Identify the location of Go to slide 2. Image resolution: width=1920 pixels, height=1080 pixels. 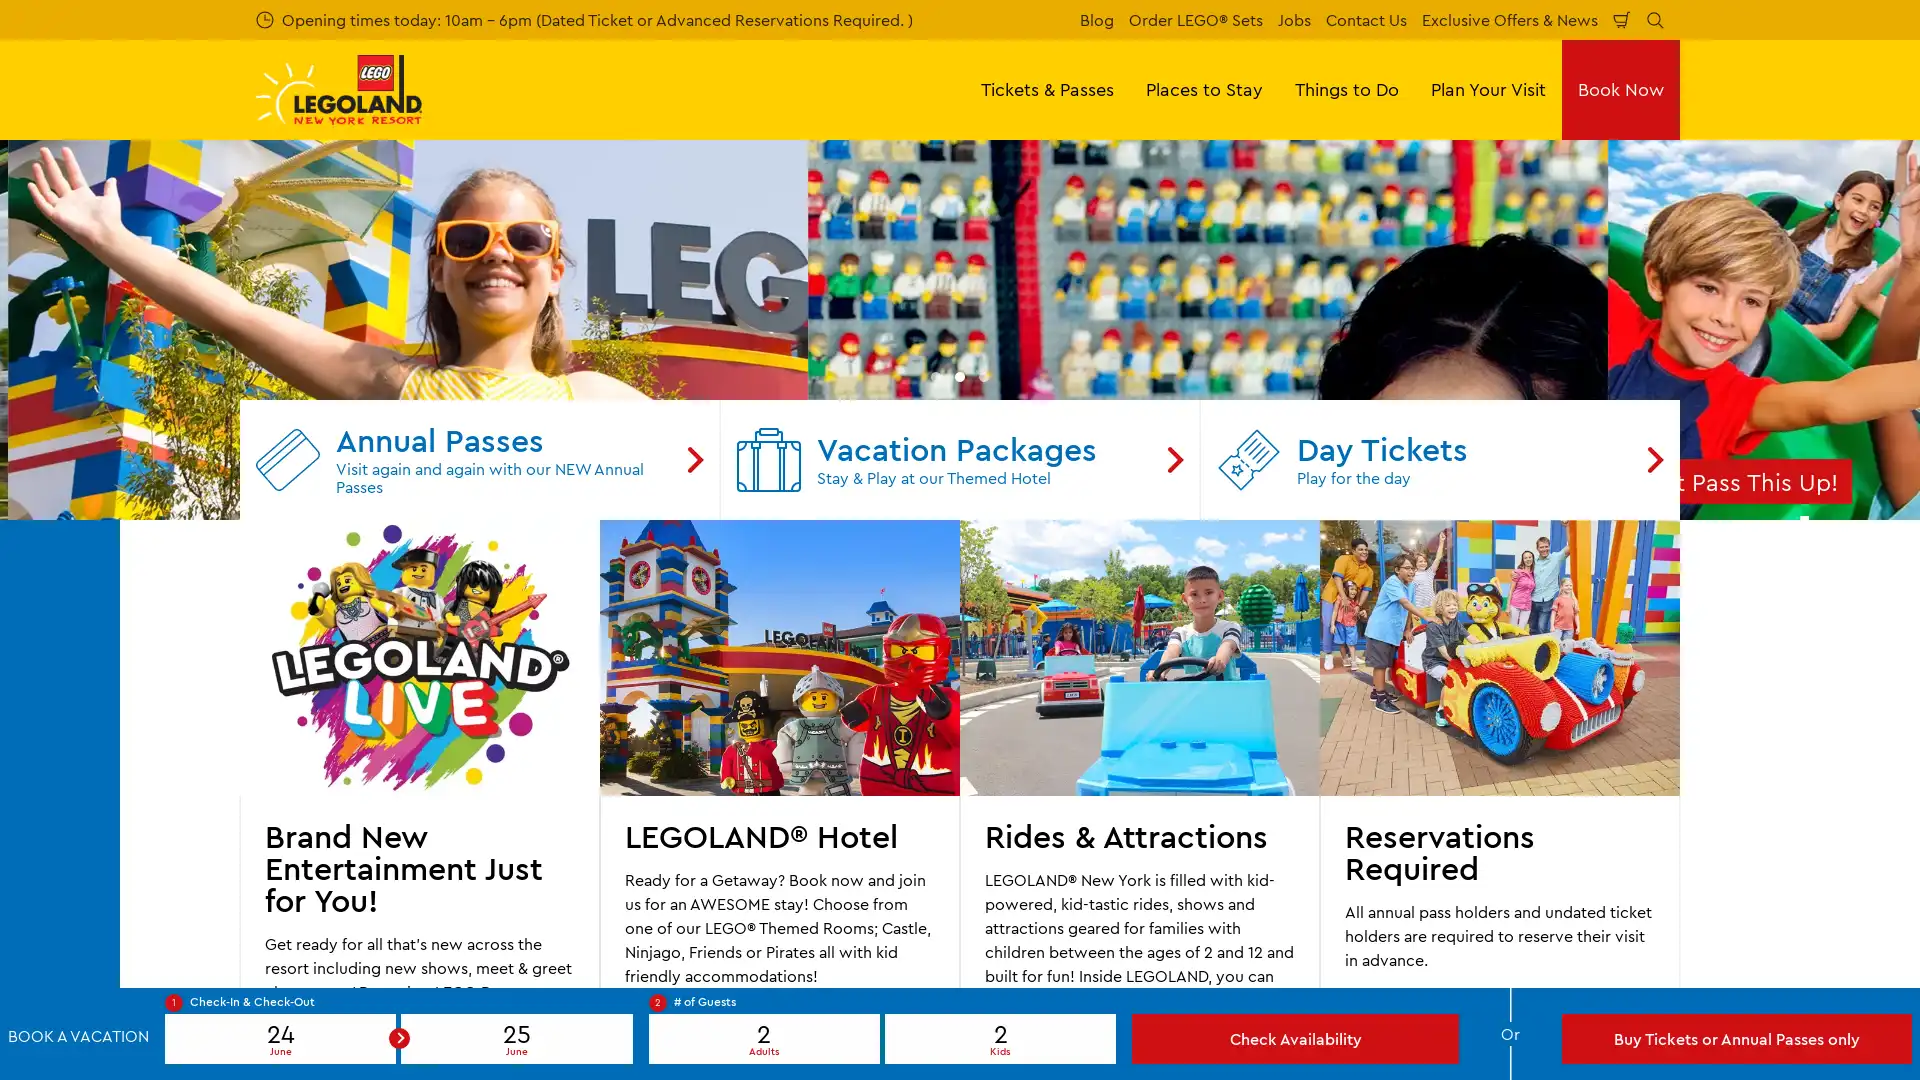
(960, 774).